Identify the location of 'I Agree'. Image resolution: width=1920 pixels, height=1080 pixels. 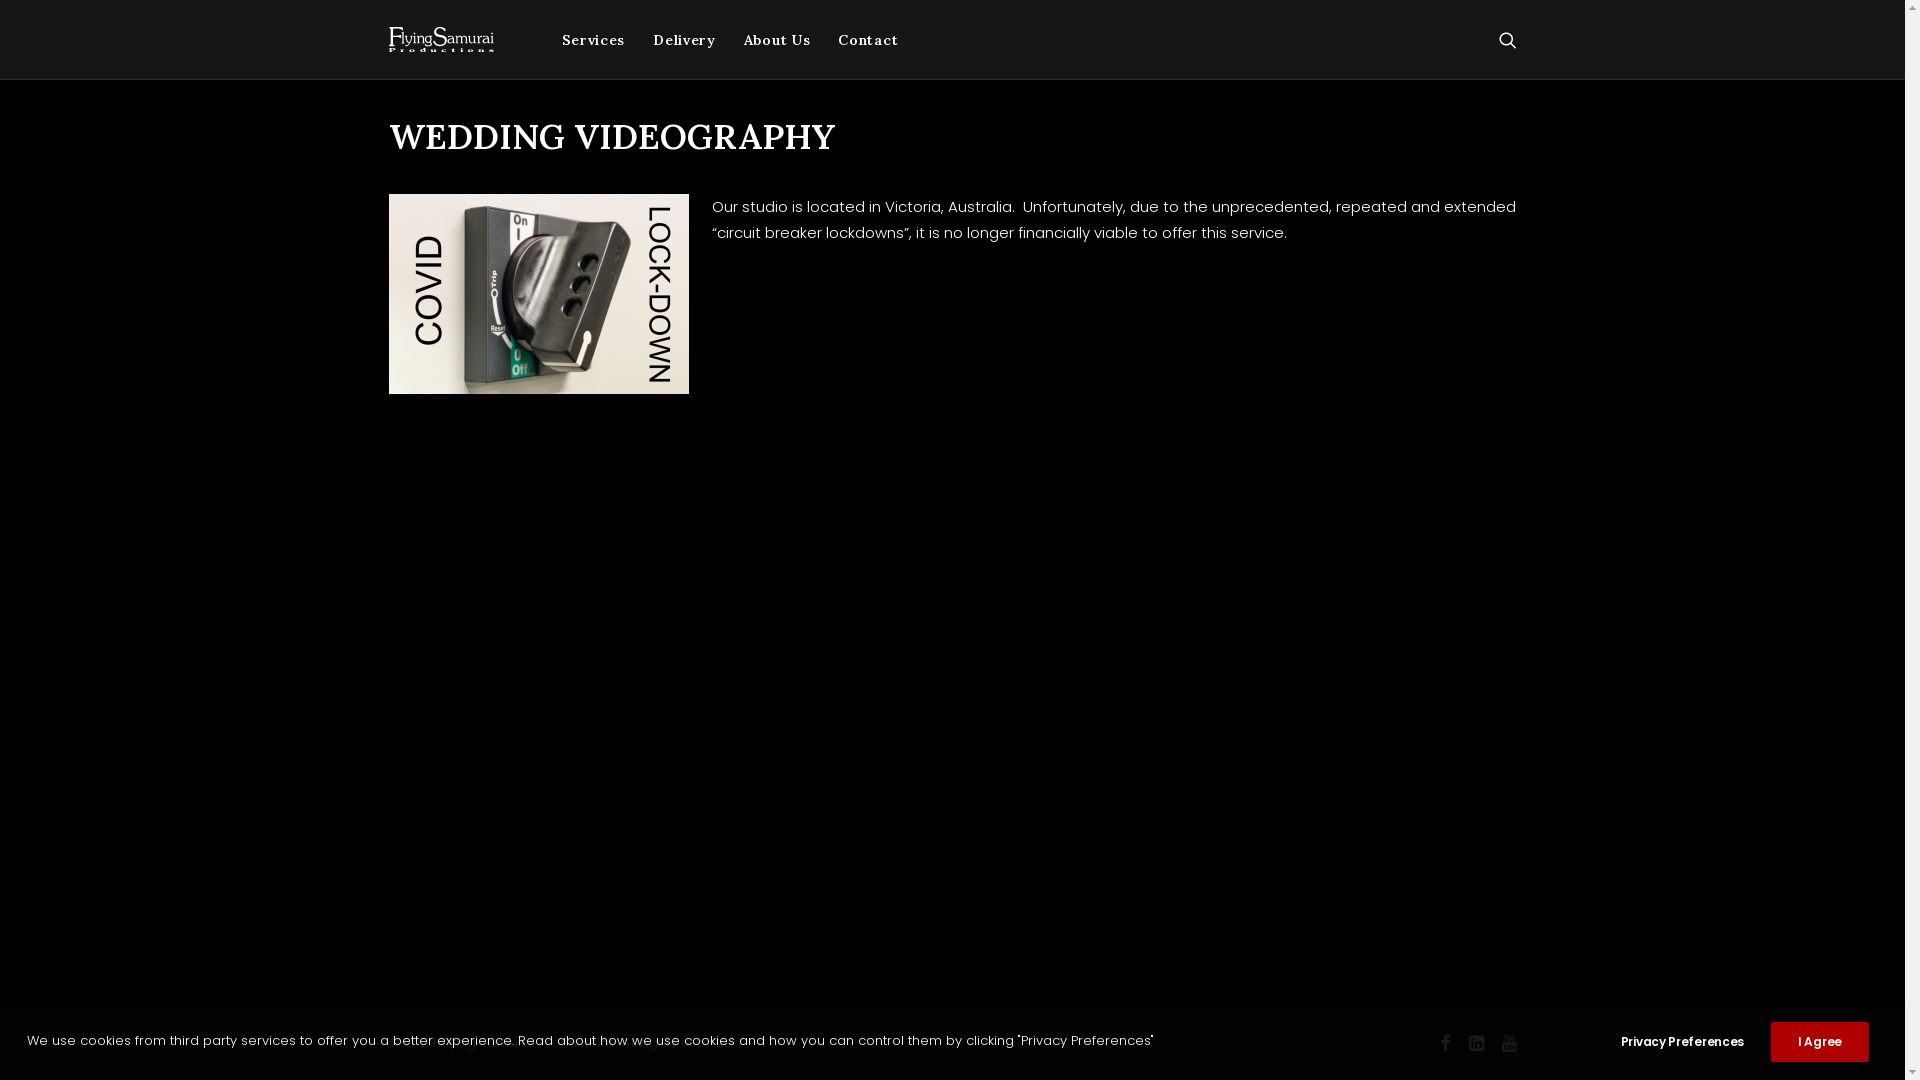
(1819, 1040).